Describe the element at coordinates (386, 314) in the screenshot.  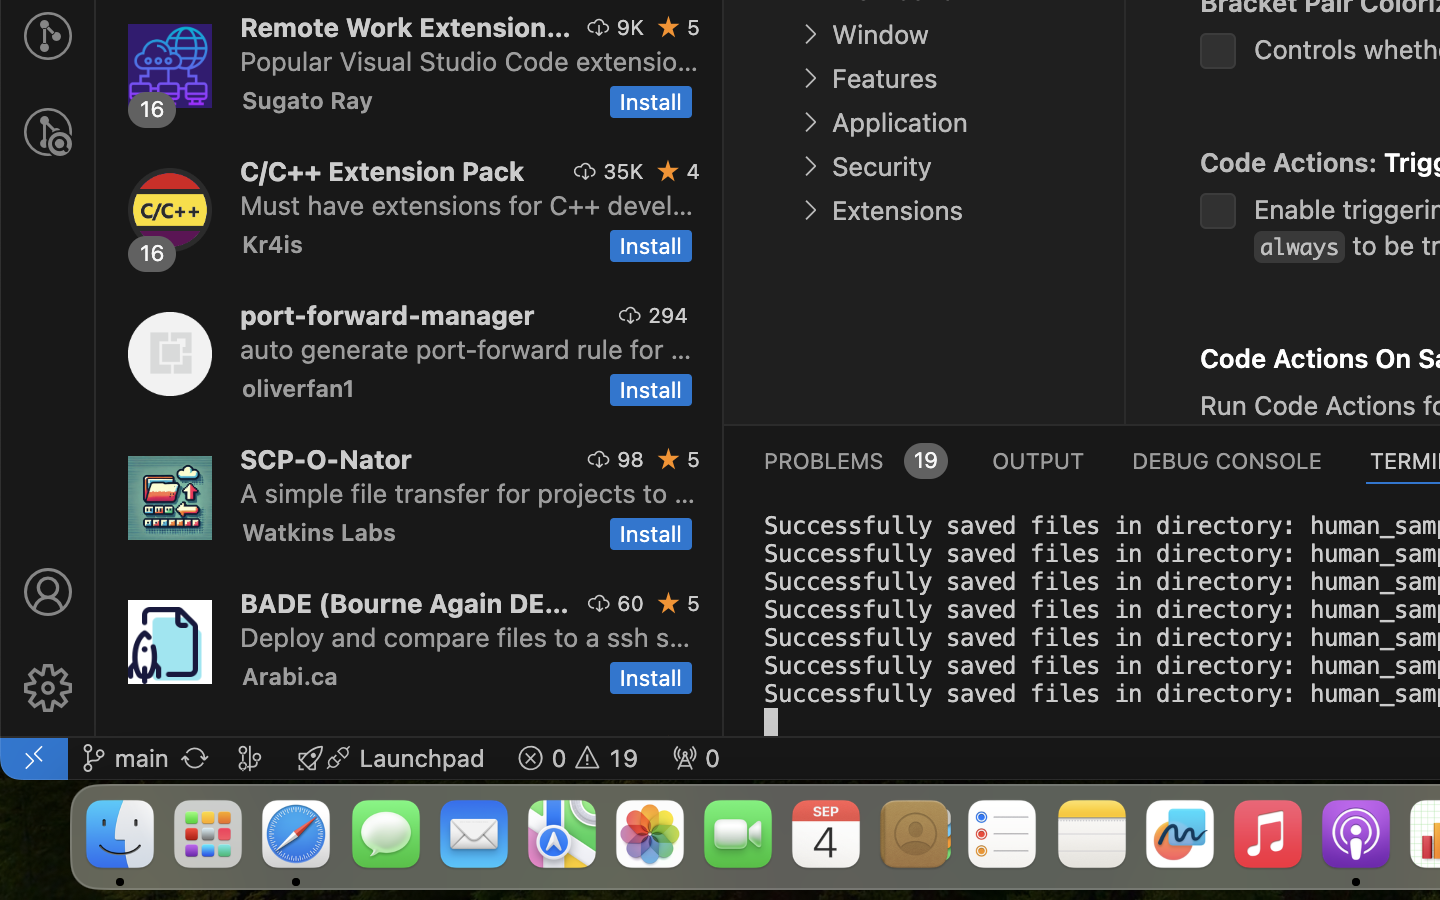
I see `'port-forward-manager'` at that location.